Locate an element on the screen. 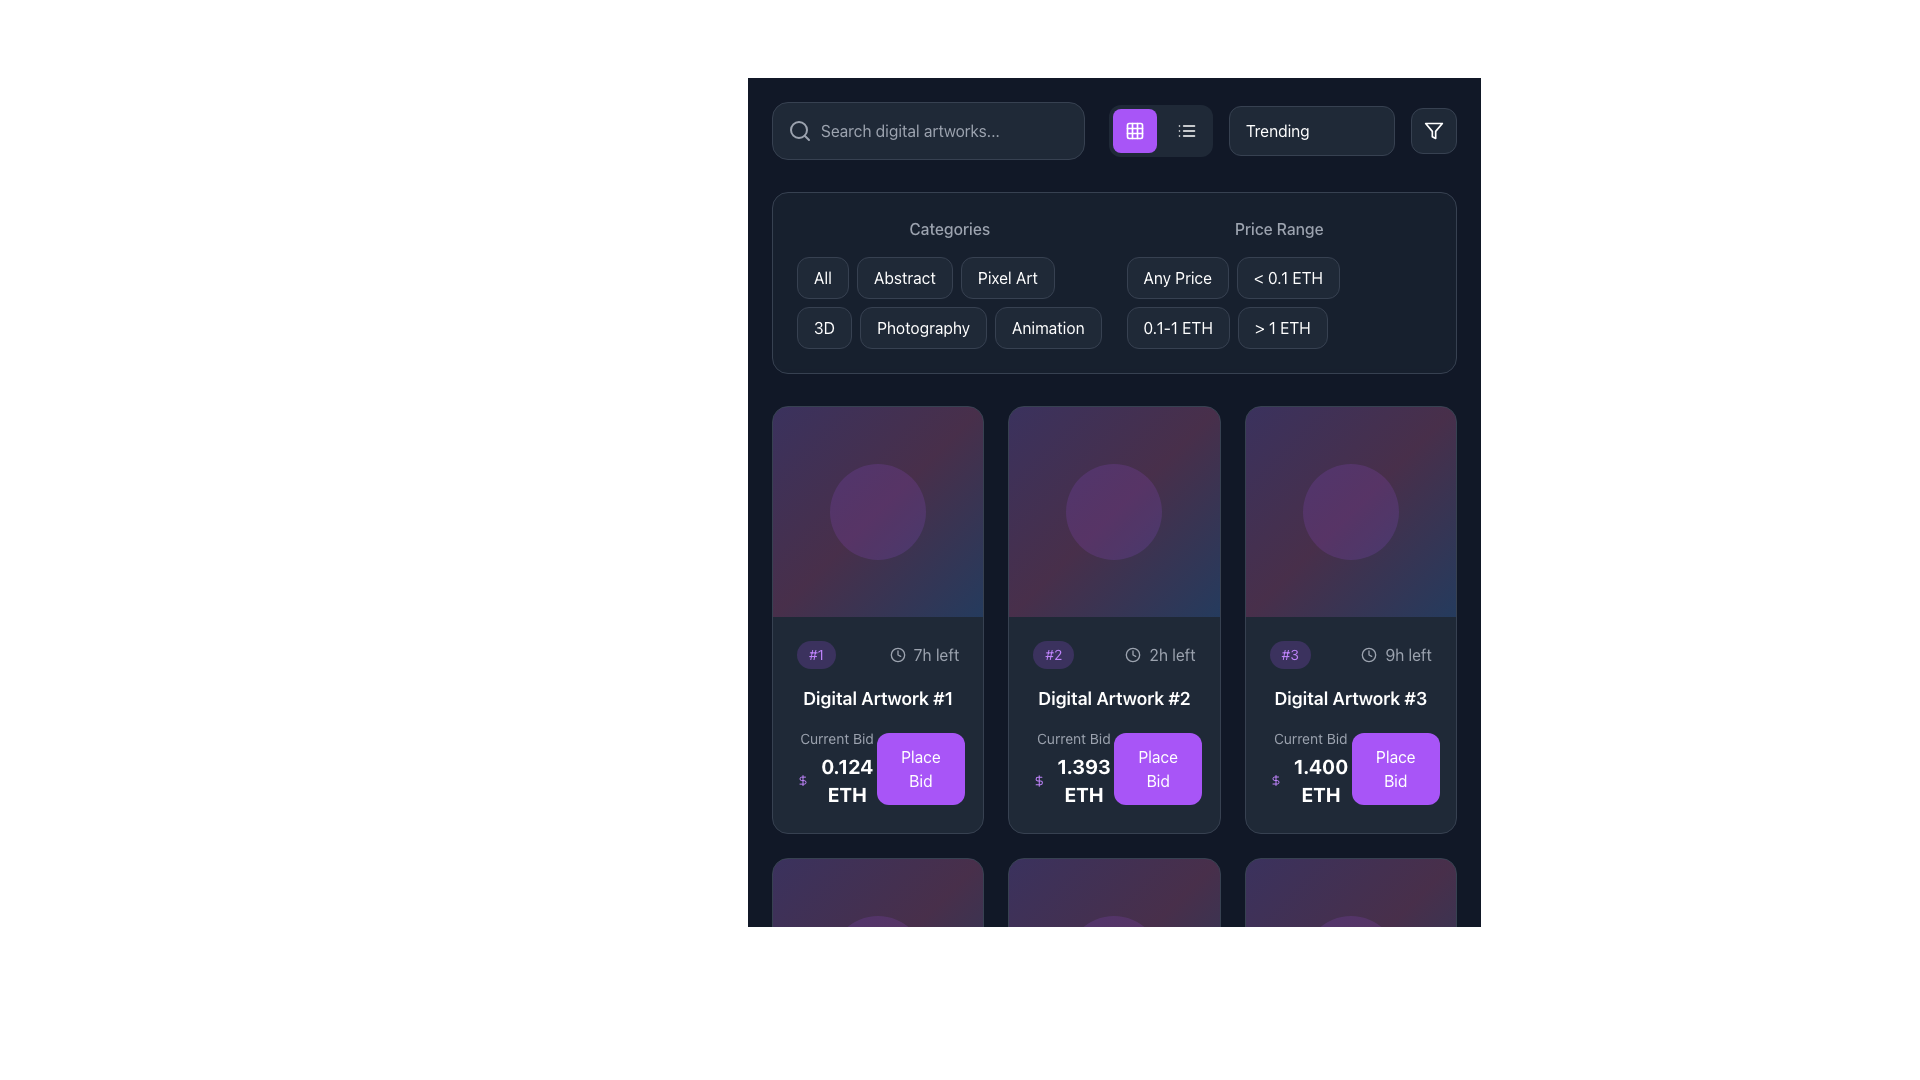 The image size is (1920, 1080). the small rounded button with an eye symbol in the top-right corner of the 'Digital Artwork #3' card is located at coordinates (1421, 482).